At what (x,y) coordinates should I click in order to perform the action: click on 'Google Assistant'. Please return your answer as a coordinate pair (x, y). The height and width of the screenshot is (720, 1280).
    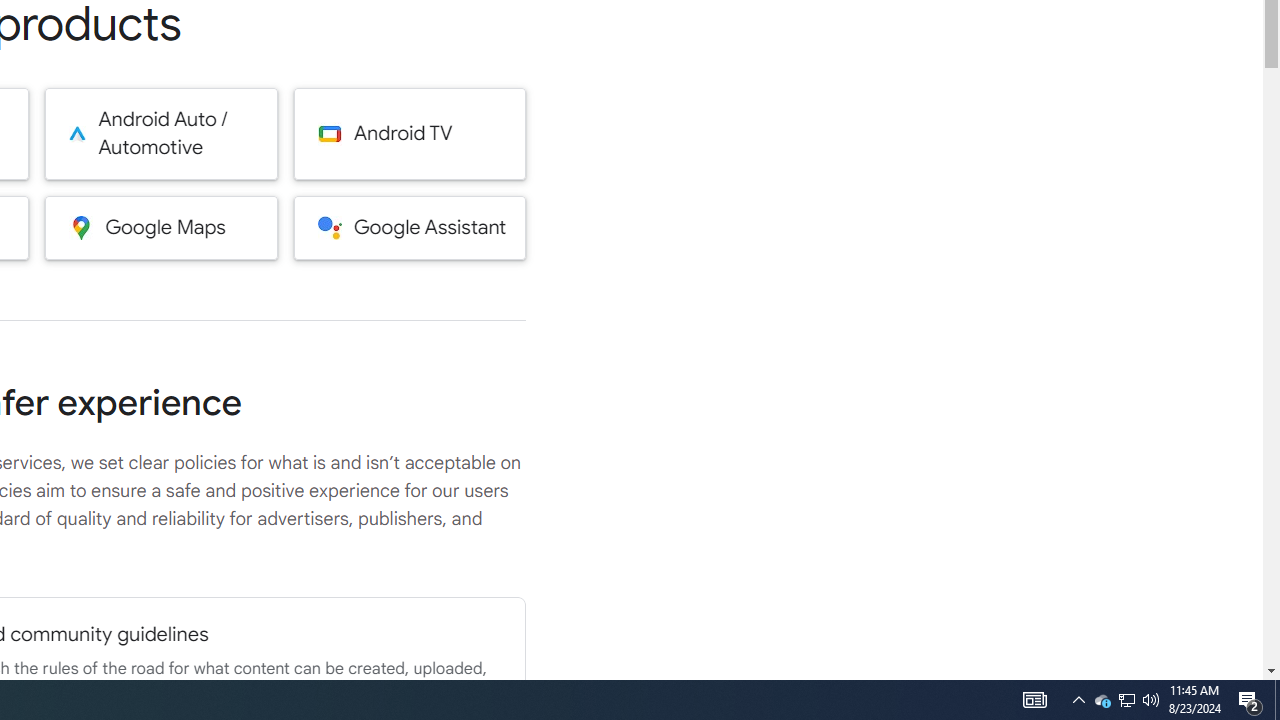
    Looking at the image, I should click on (409, 226).